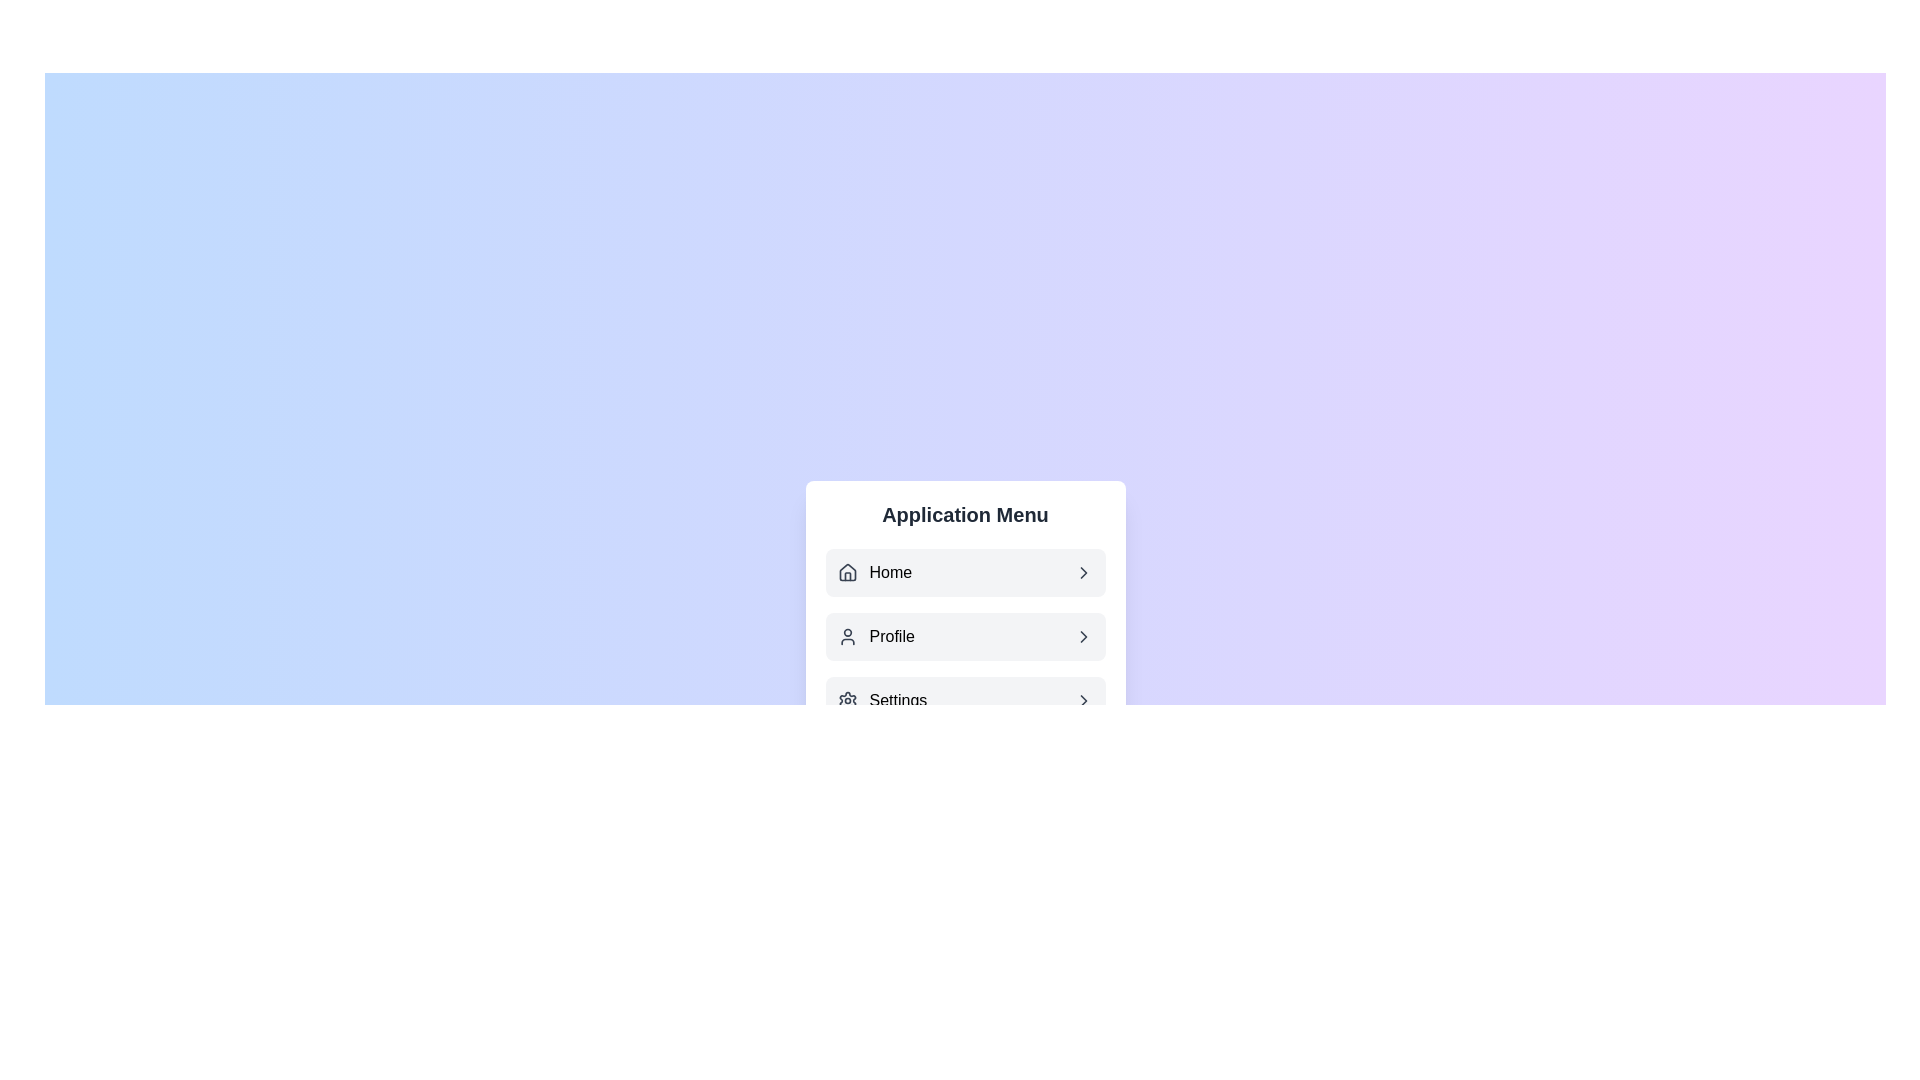 Image resolution: width=1920 pixels, height=1080 pixels. What do you see at coordinates (847, 700) in the screenshot?
I see `the circular cog icon located to the left of the 'Settings' label` at bounding box center [847, 700].